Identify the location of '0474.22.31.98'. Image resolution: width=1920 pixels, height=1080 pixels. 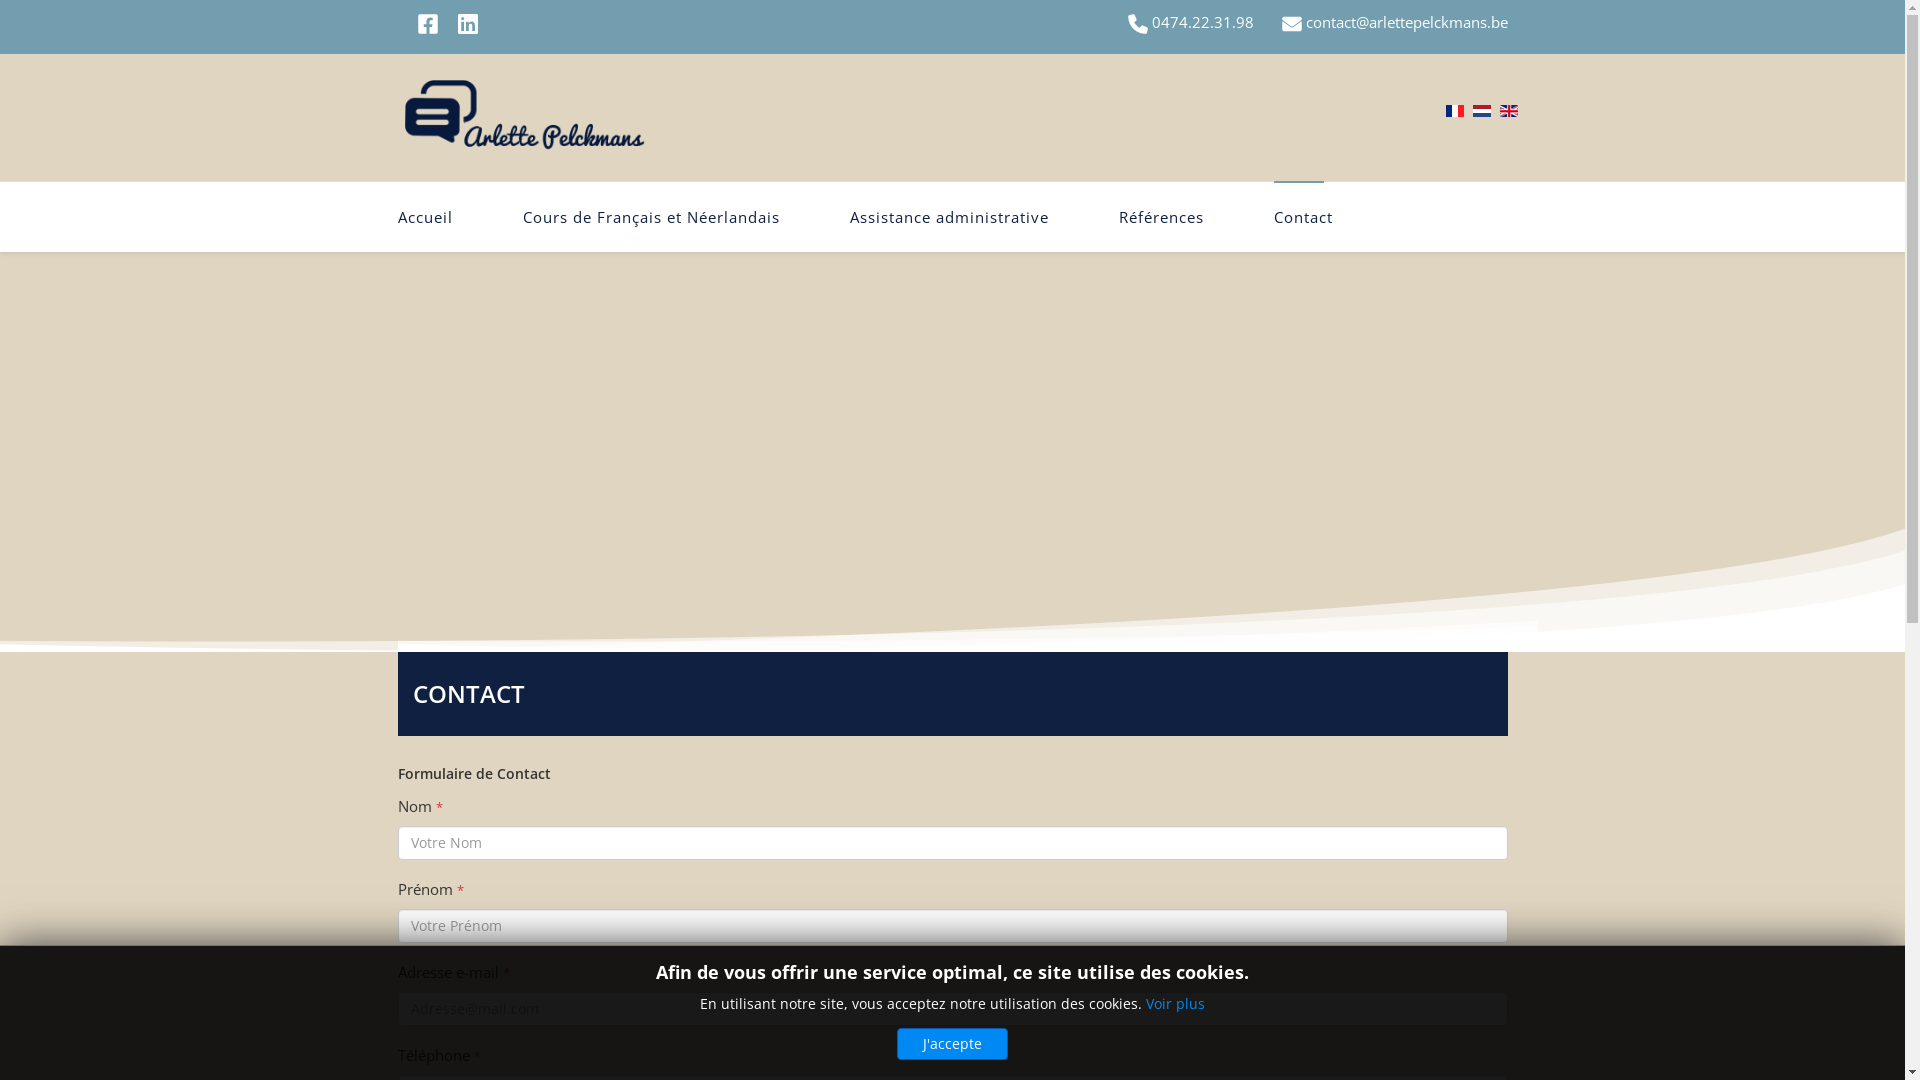
(1190, 22).